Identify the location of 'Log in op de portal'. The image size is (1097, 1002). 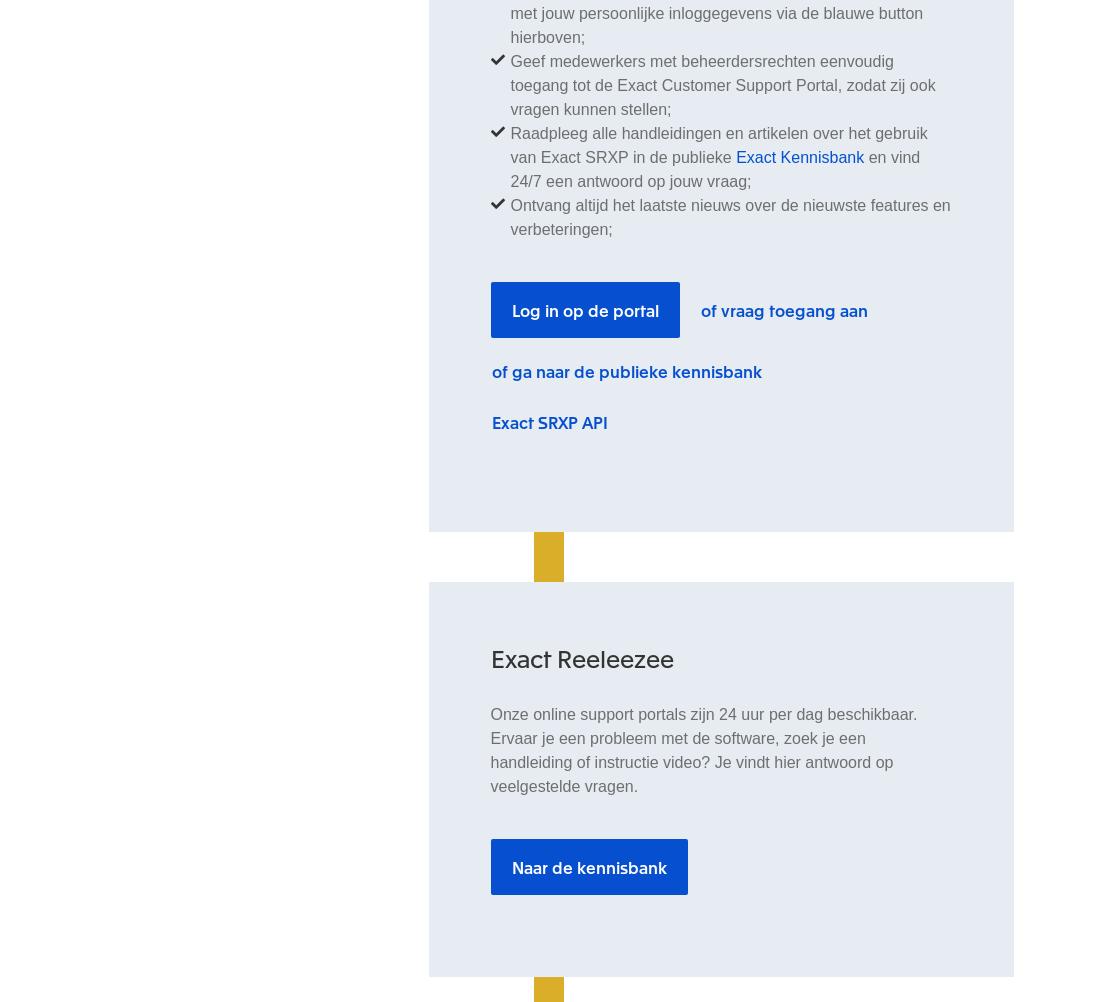
(584, 309).